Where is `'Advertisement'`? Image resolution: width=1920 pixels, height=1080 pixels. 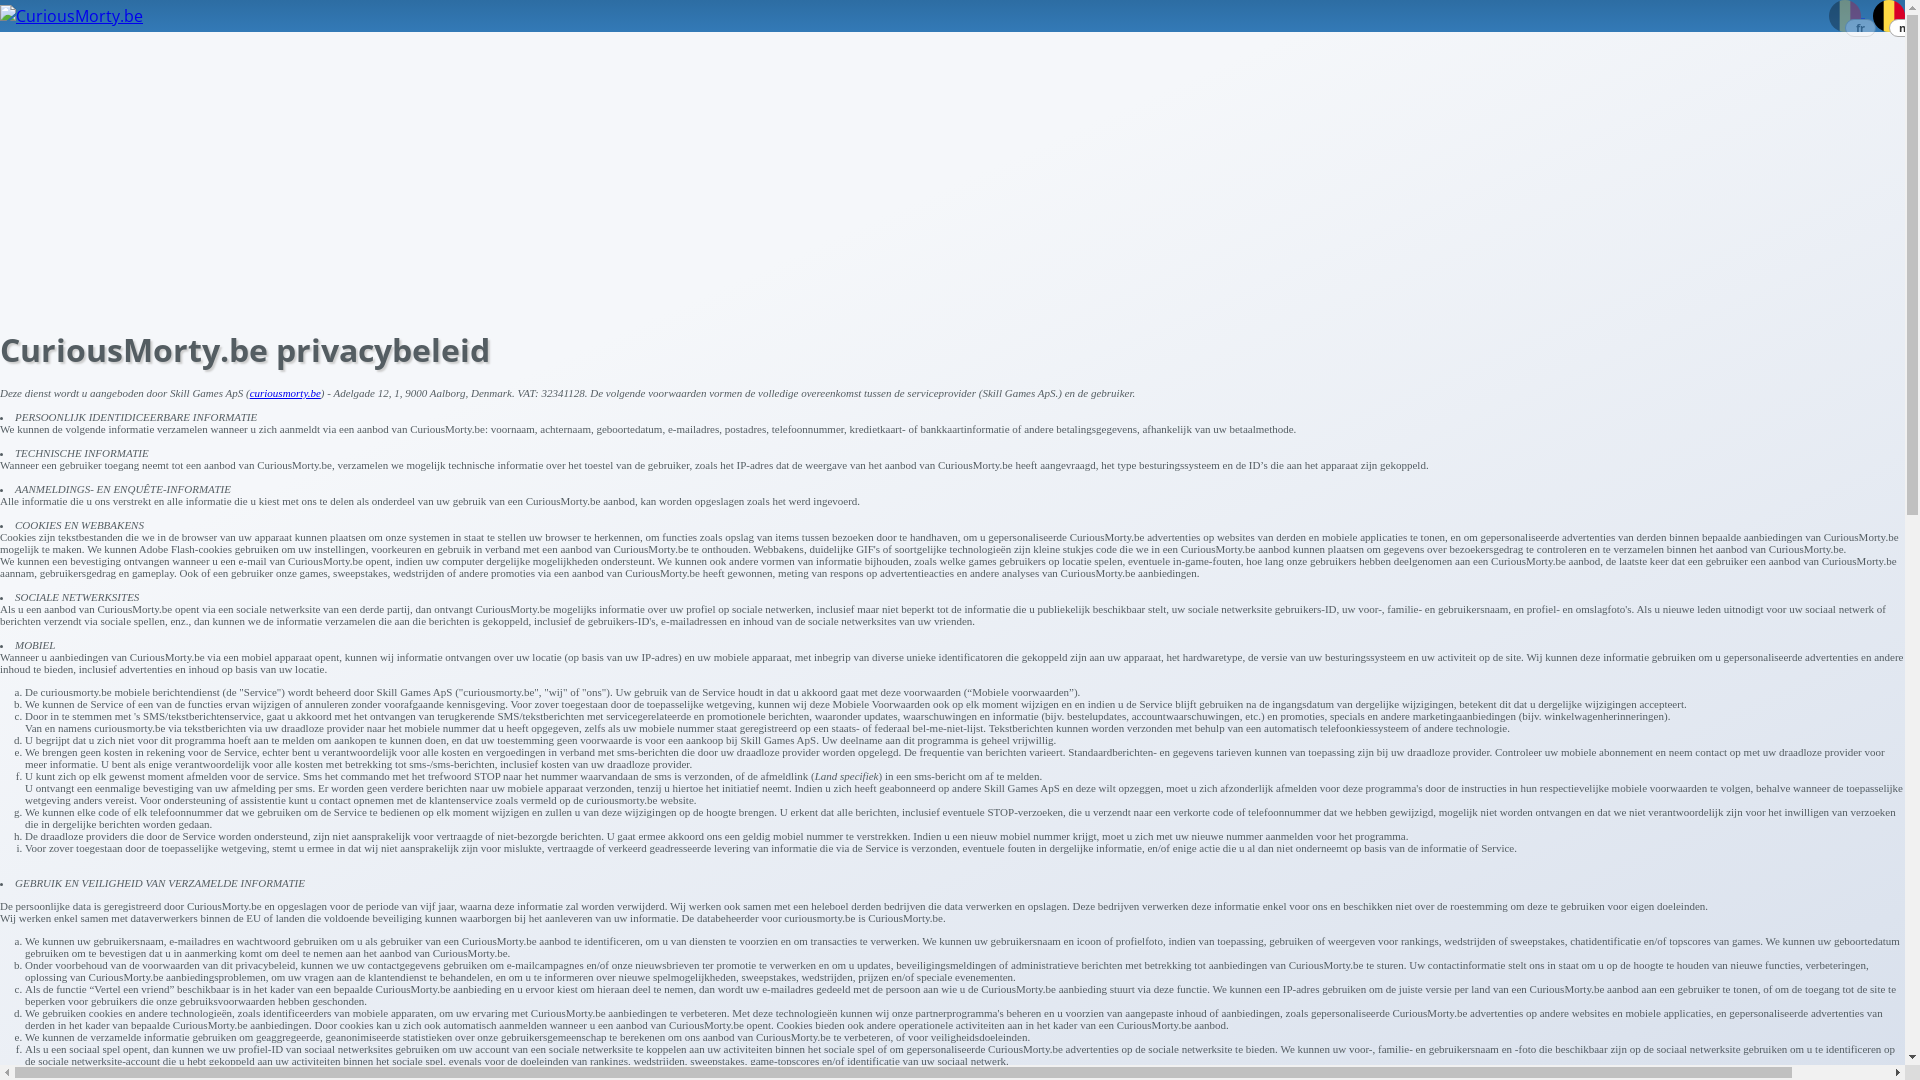 'Advertisement' is located at coordinates (0, 171).